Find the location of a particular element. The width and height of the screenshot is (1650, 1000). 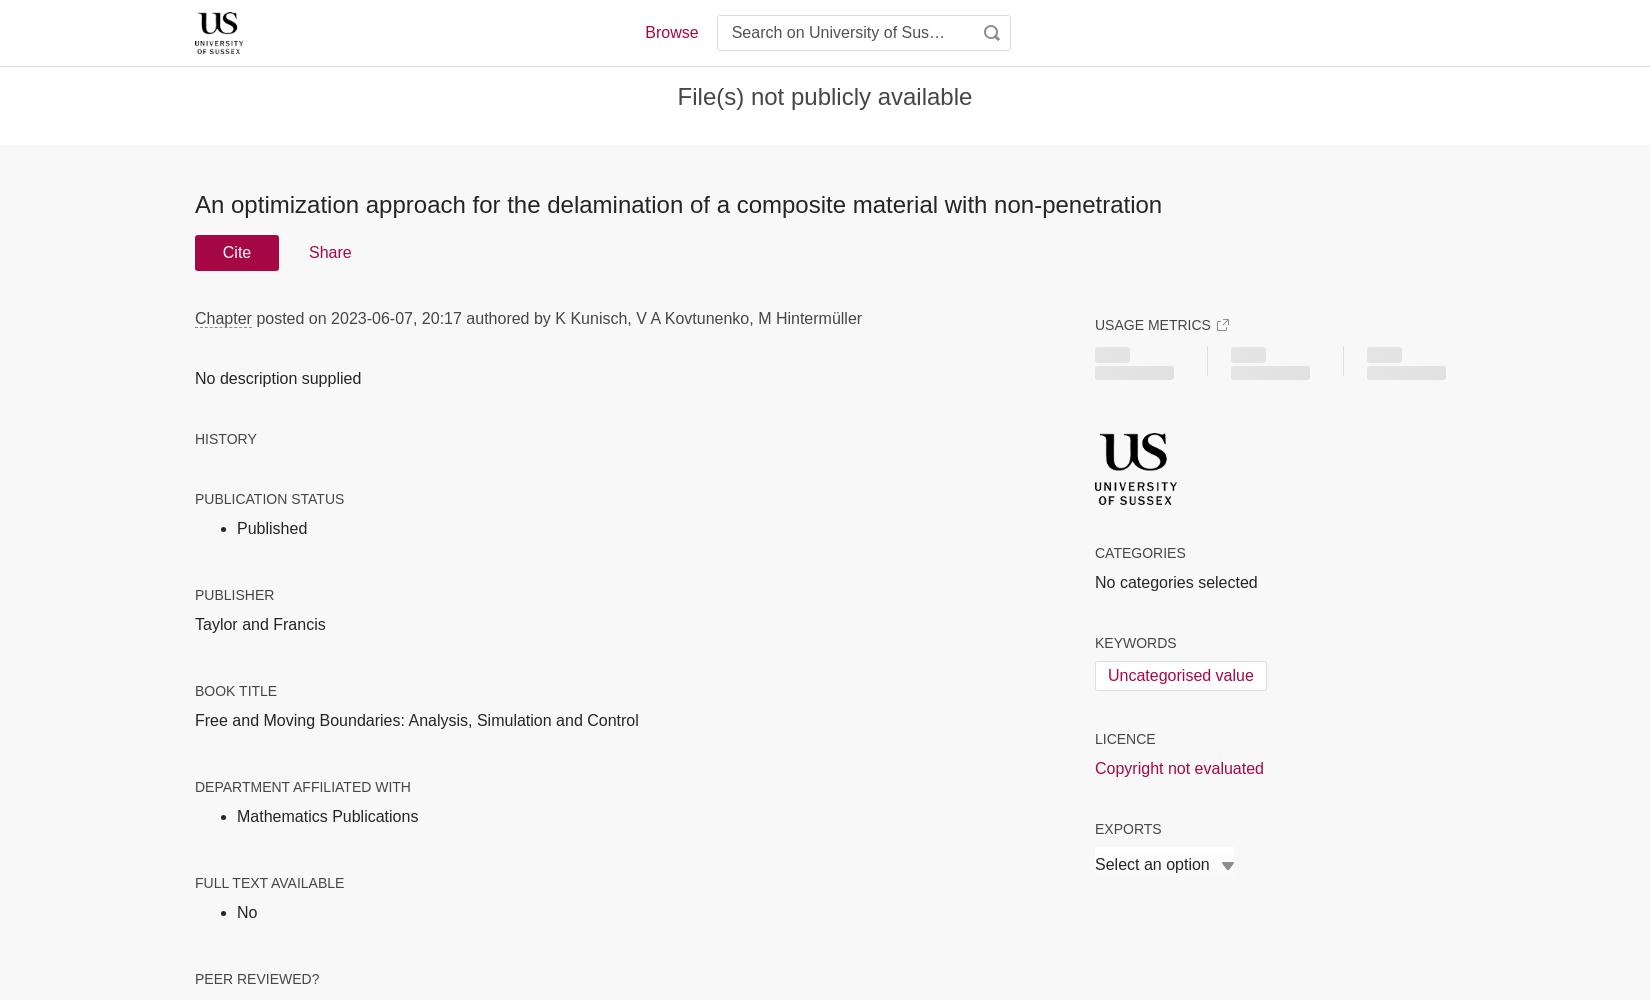

'BibTeX' is located at coordinates (1138, 918).